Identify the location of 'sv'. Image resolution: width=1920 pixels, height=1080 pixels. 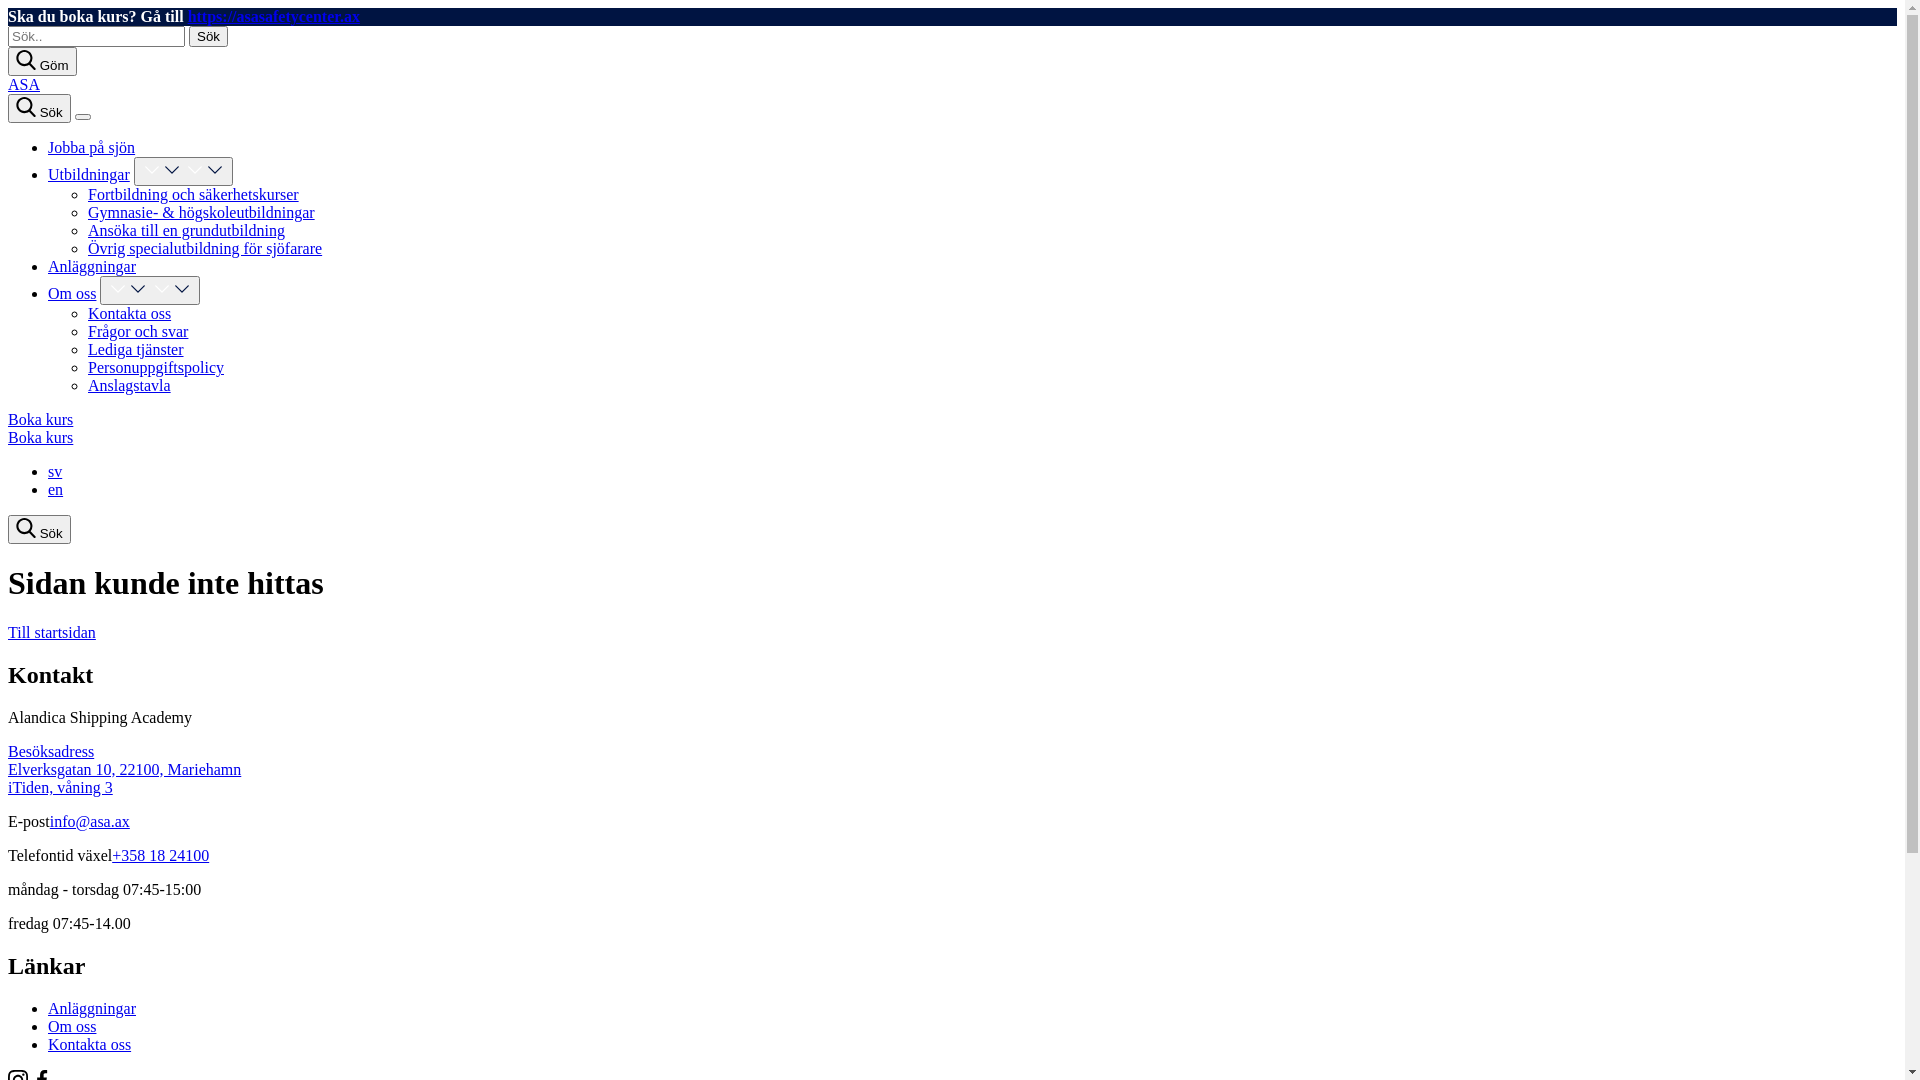
(54, 471).